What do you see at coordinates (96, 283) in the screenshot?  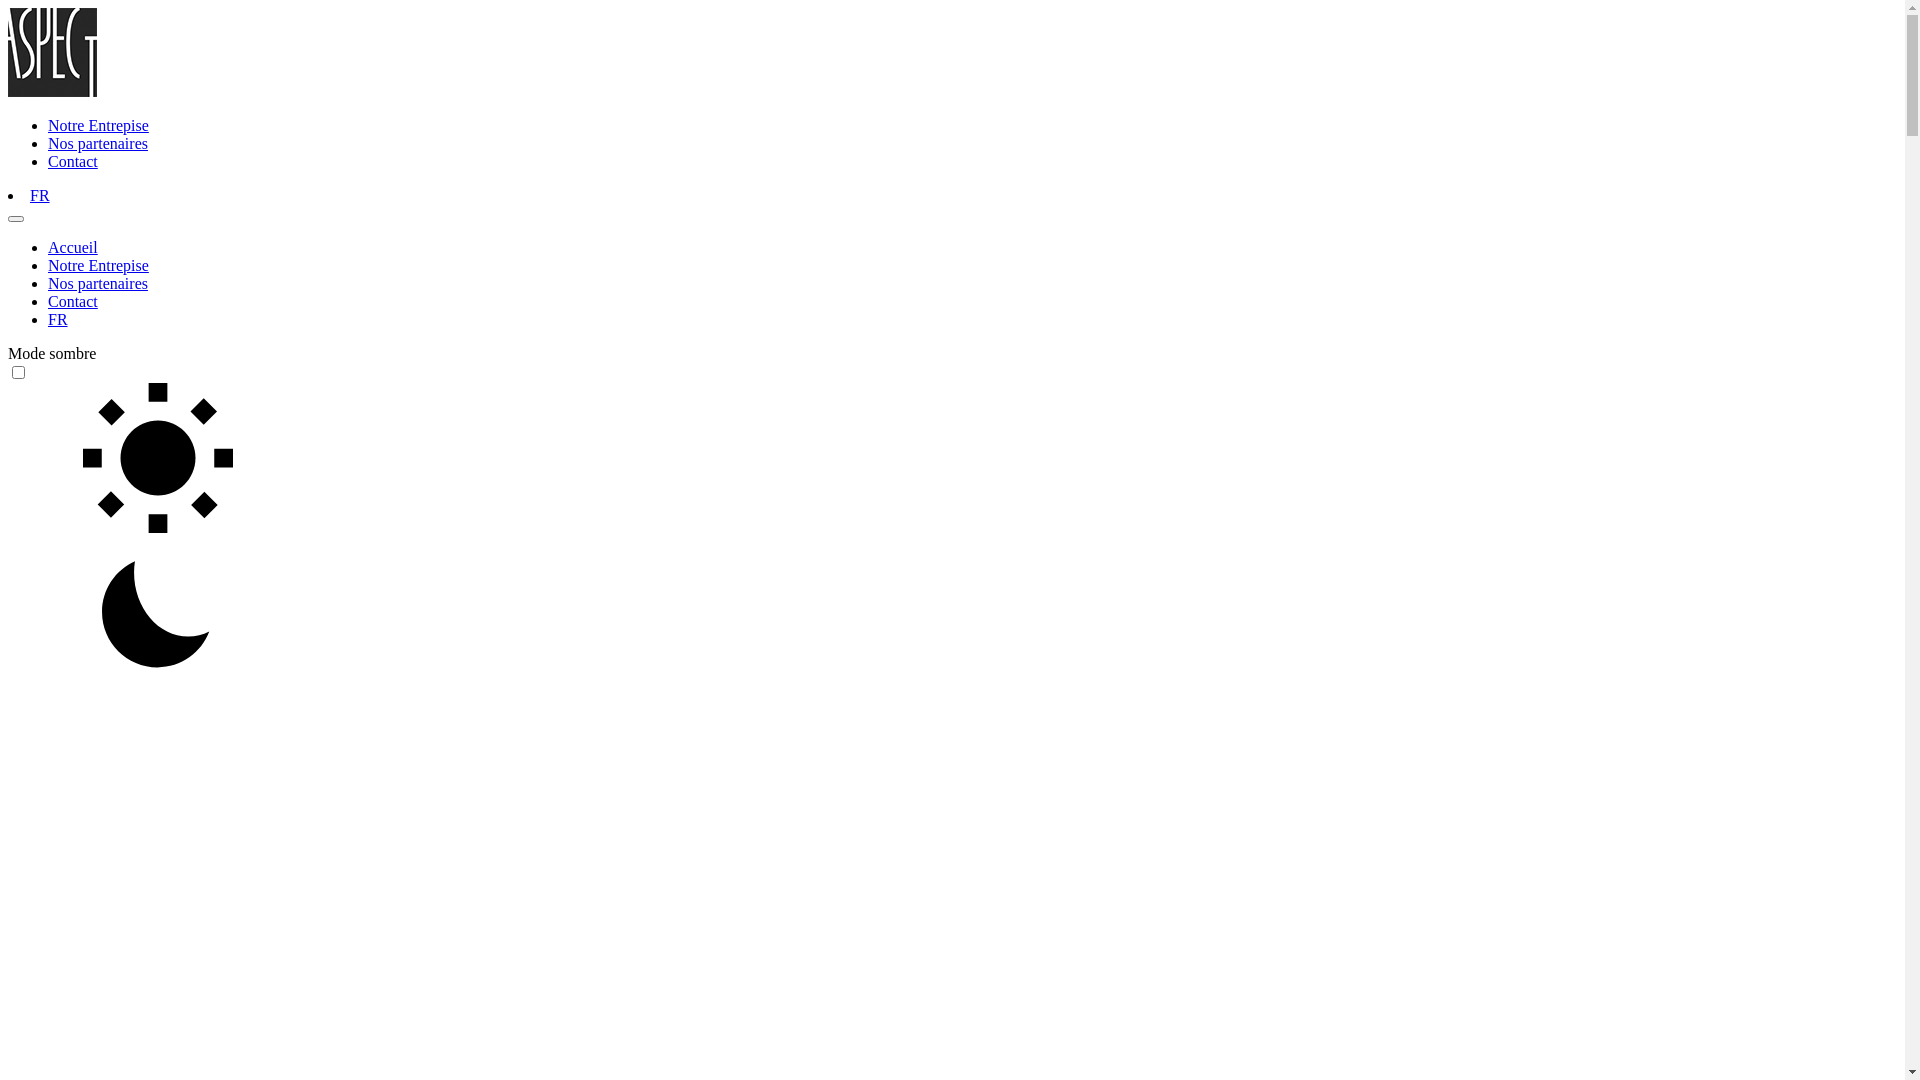 I see `'Nos partenaires'` at bounding box center [96, 283].